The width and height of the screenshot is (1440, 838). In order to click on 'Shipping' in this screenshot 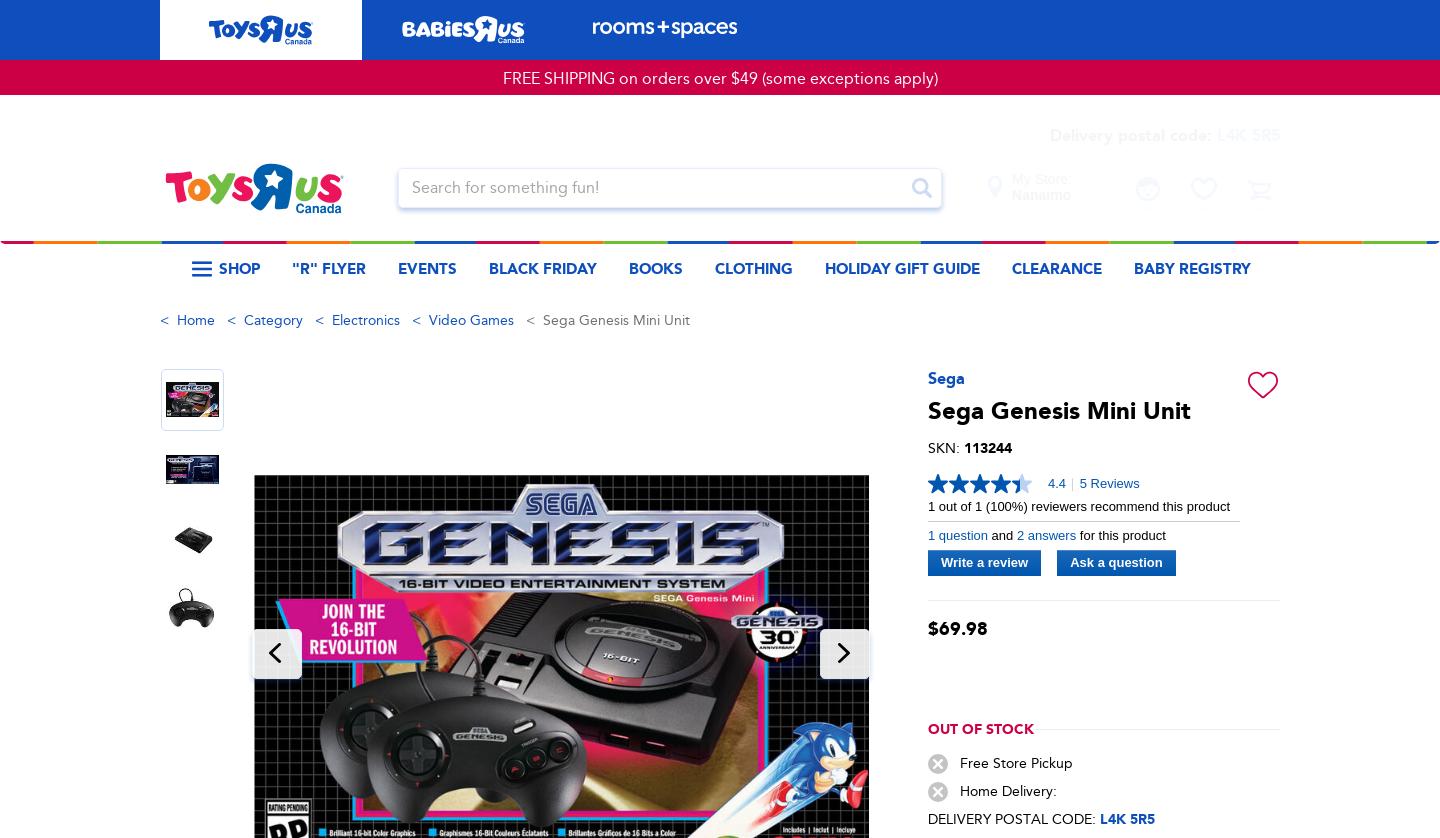, I will do `click(719, 452)`.